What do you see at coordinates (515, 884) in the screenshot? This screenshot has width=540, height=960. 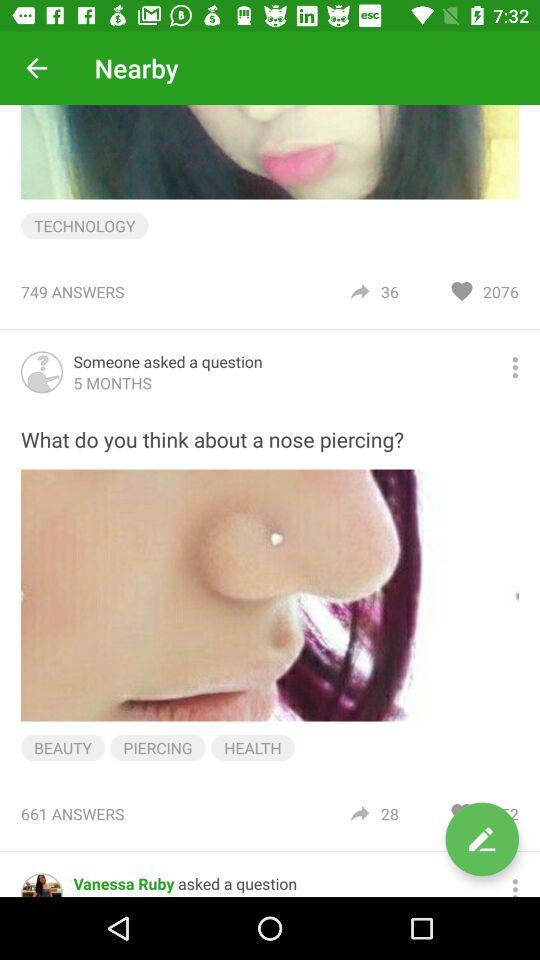 I see `show notification options` at bounding box center [515, 884].